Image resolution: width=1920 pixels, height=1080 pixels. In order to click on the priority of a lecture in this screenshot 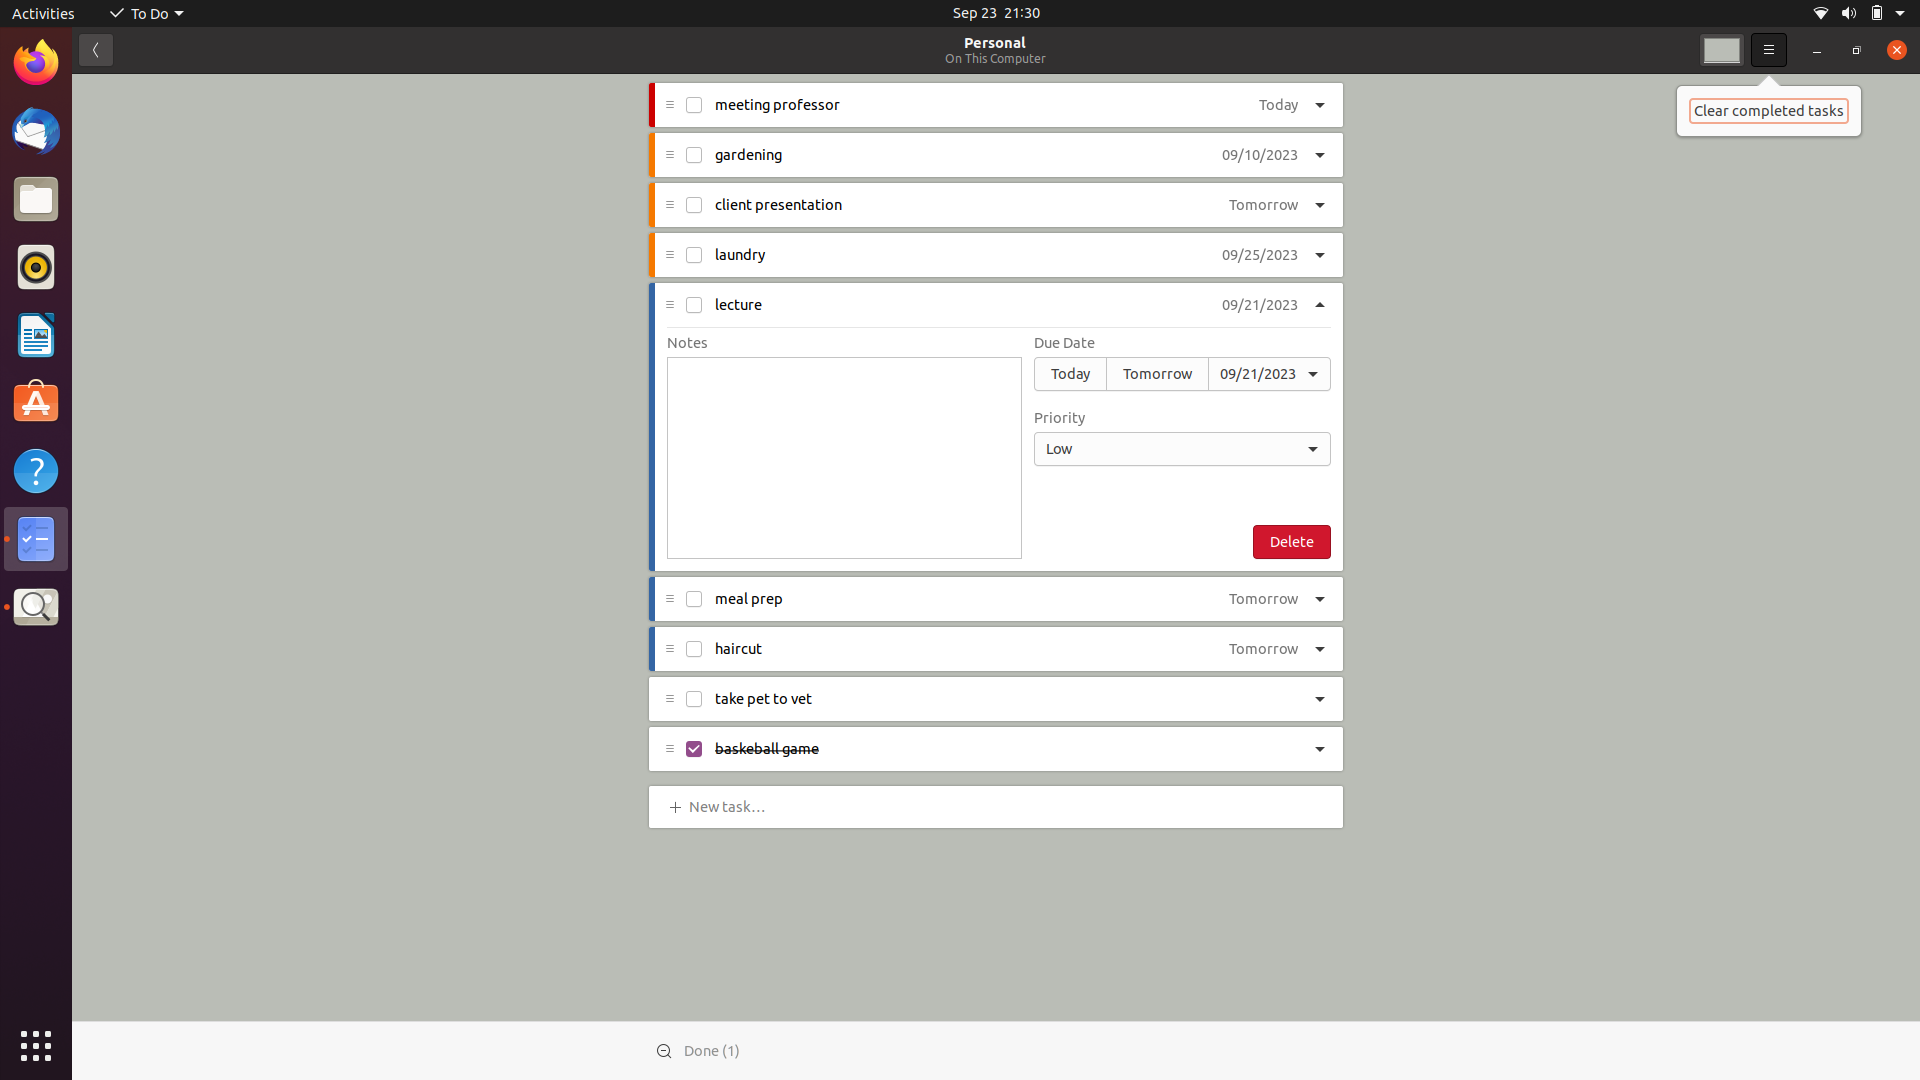, I will do `click(1182, 447)`.